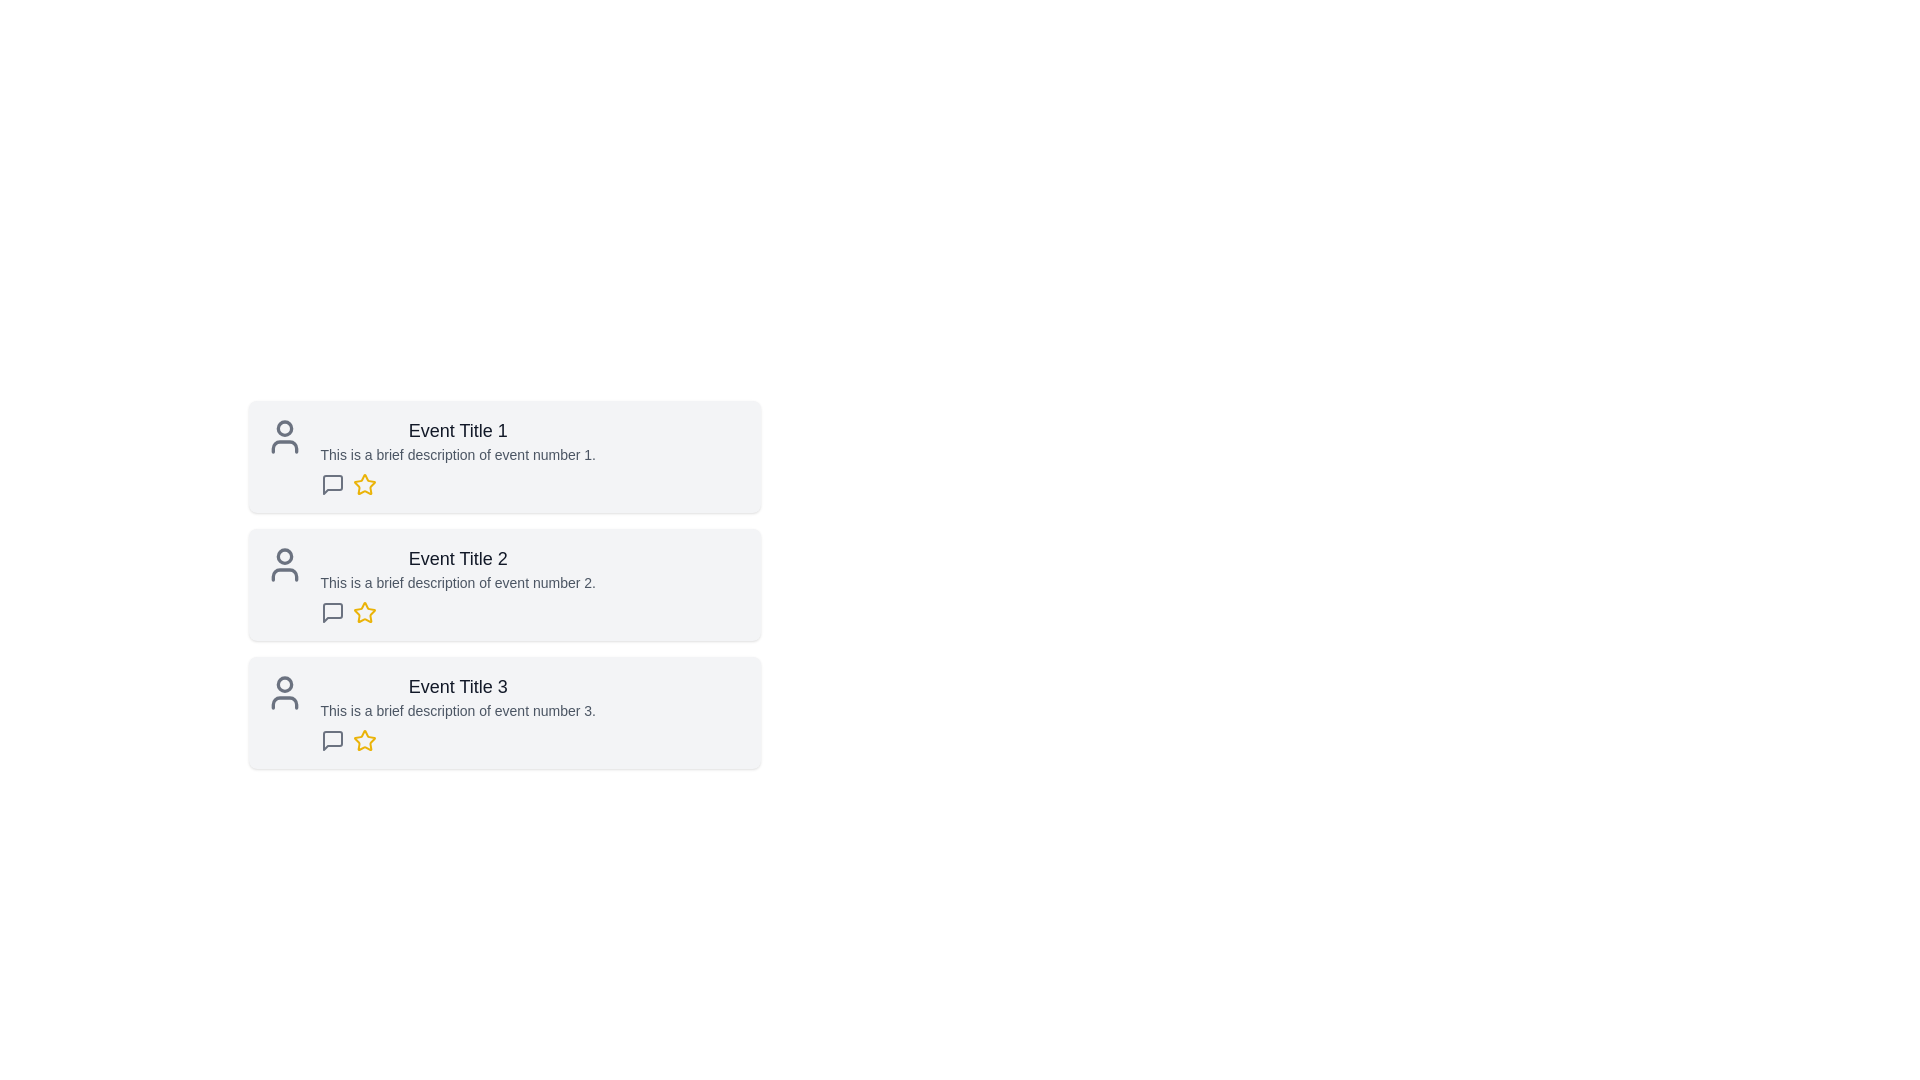 The width and height of the screenshot is (1920, 1080). I want to click on the second Descriptive Card in the vertical list of events, so click(504, 585).